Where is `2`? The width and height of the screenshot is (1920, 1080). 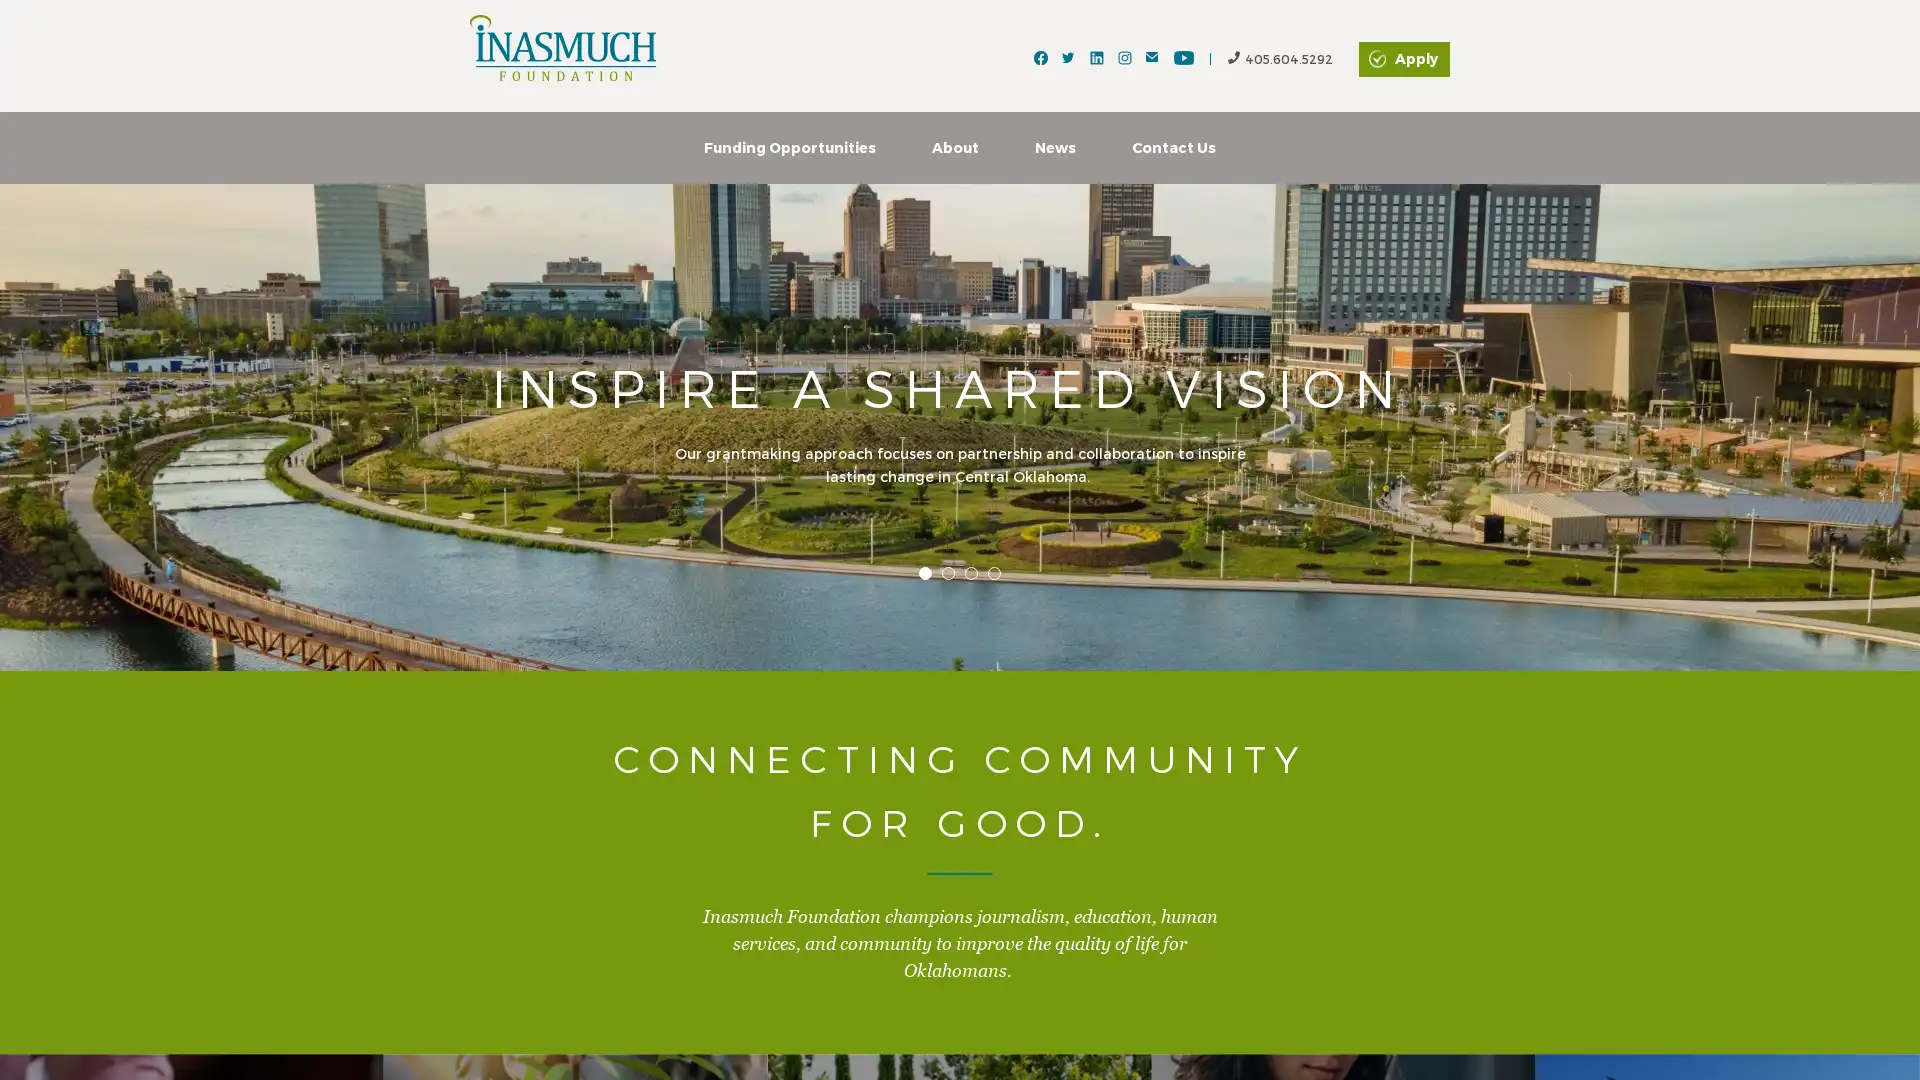
2 is located at coordinates (947, 572).